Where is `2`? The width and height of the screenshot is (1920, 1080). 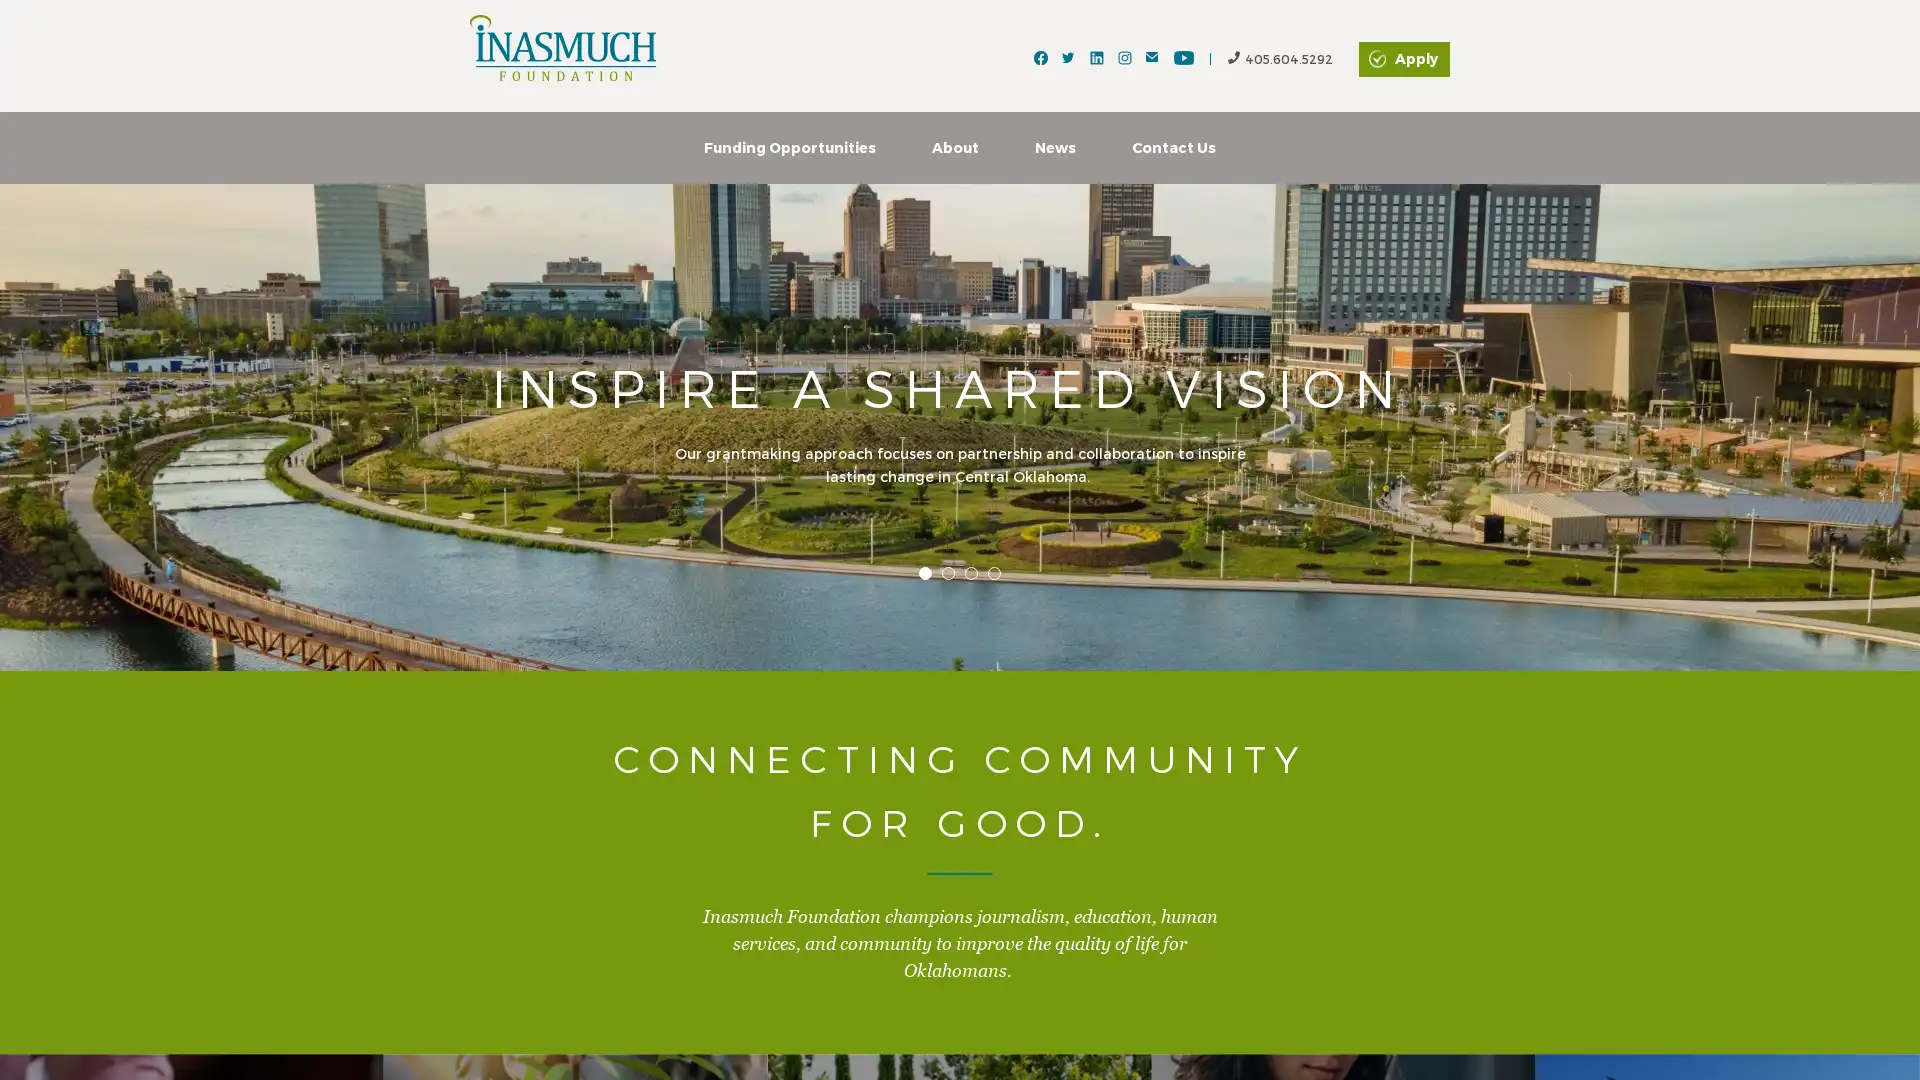
2 is located at coordinates (947, 572).